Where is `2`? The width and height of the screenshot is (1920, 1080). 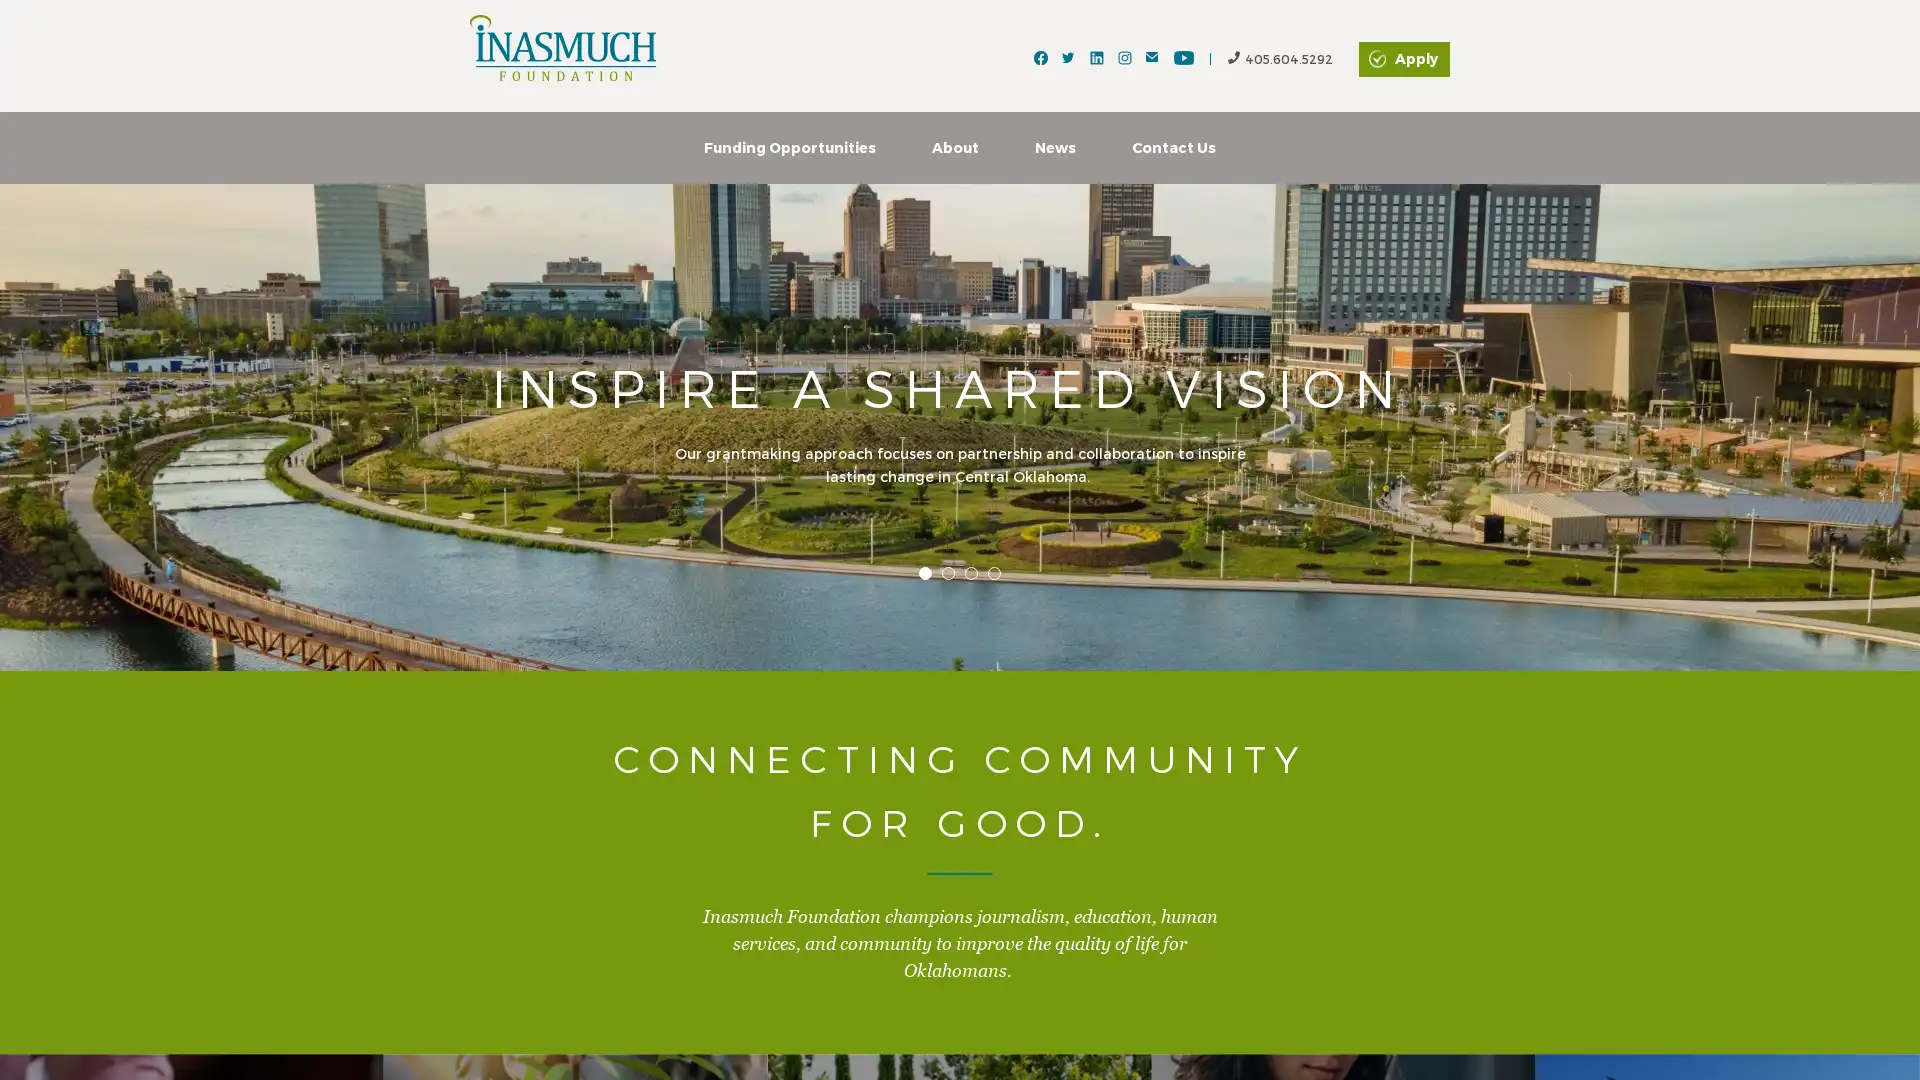
2 is located at coordinates (947, 572).